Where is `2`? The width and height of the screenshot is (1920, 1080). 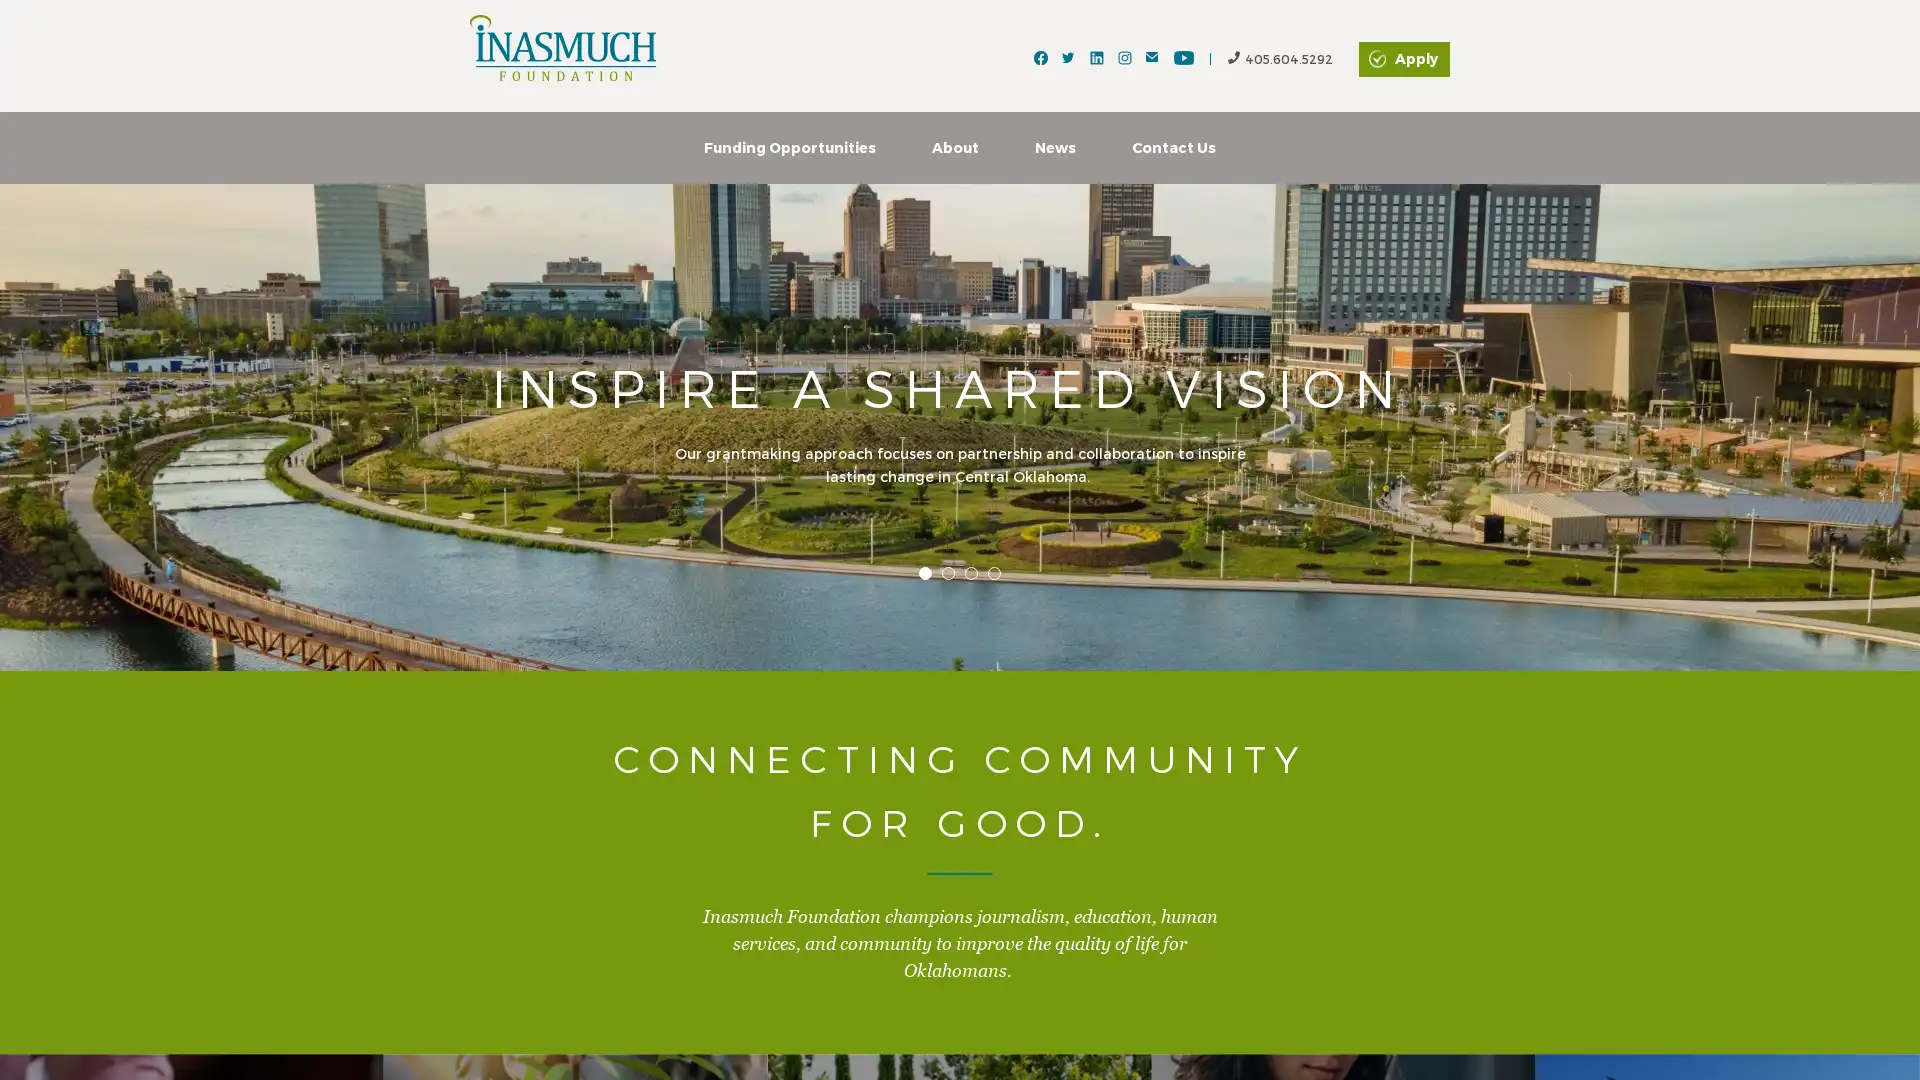
2 is located at coordinates (947, 572).